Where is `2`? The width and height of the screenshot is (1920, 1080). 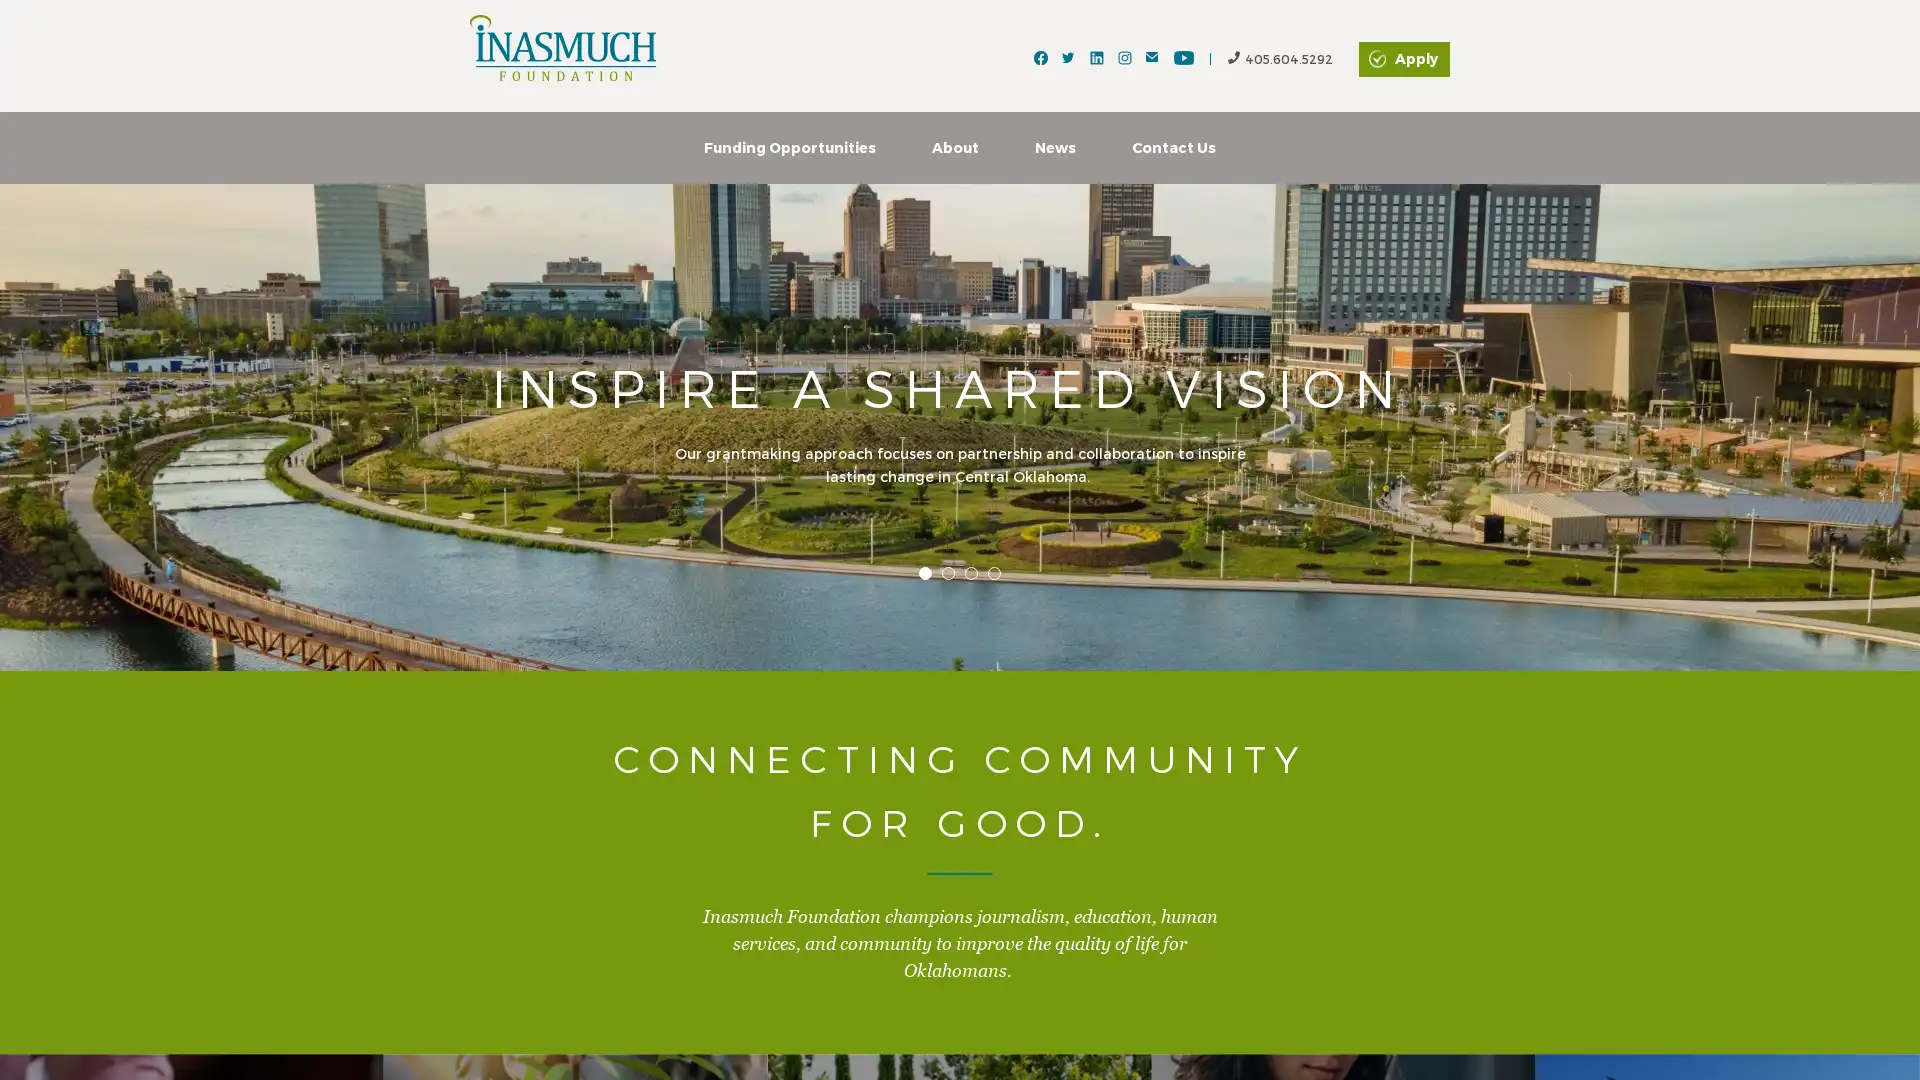
2 is located at coordinates (947, 572).